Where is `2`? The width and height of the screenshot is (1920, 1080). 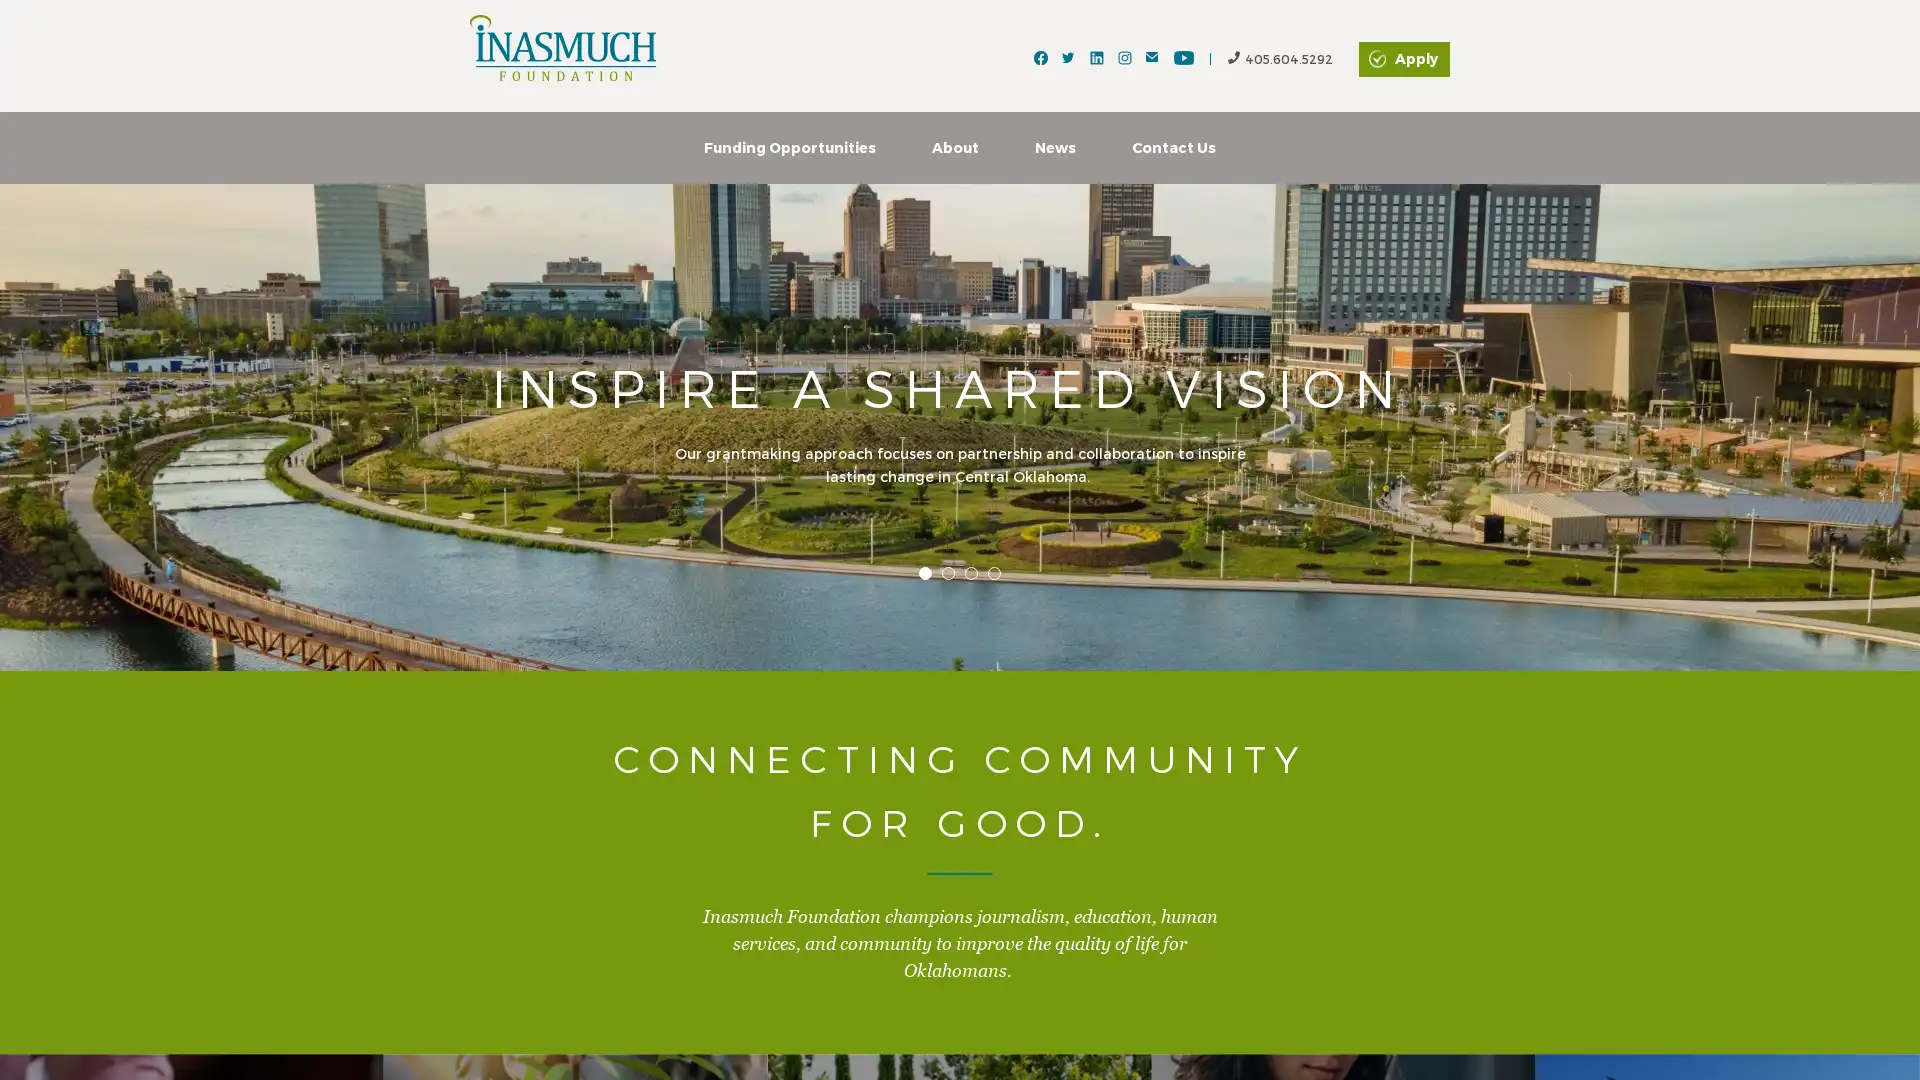
2 is located at coordinates (947, 572).